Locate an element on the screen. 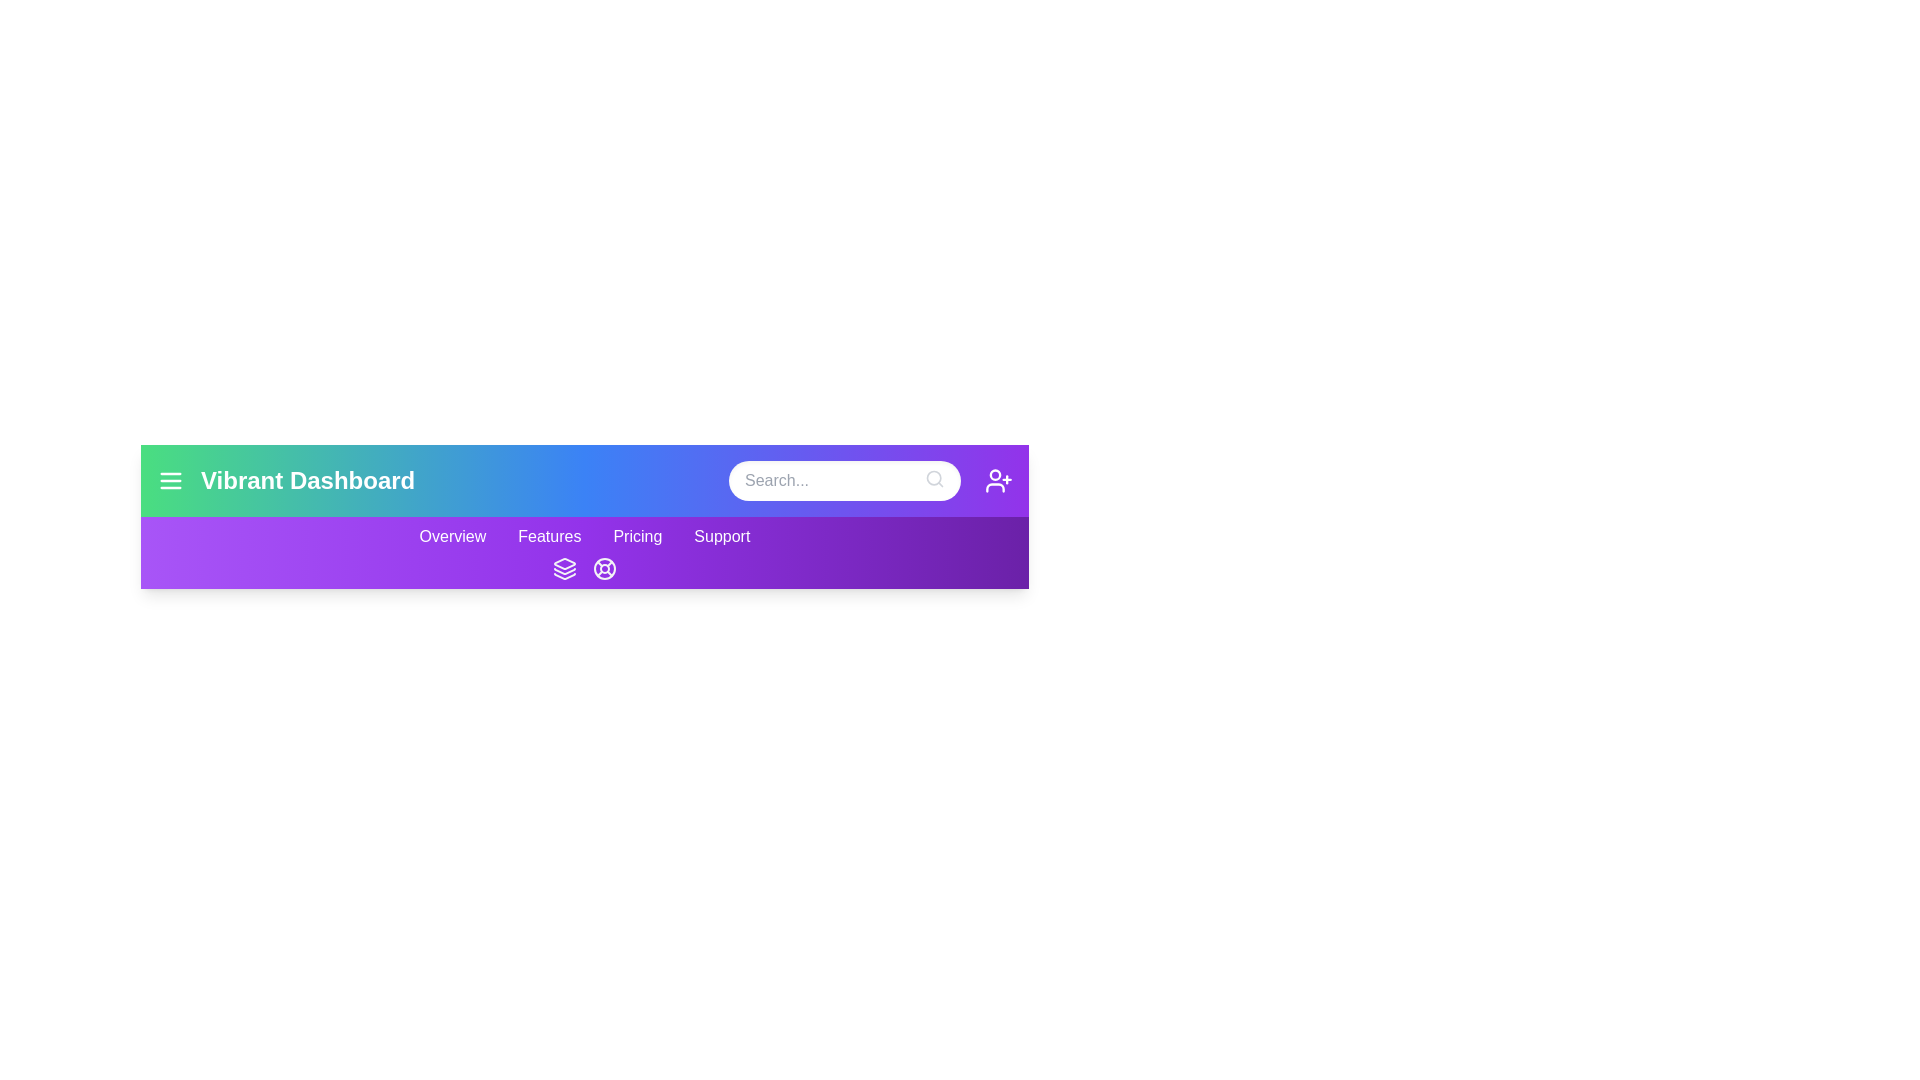 The image size is (1920, 1080). the menu icon to open the menu is located at coordinates (171, 481).